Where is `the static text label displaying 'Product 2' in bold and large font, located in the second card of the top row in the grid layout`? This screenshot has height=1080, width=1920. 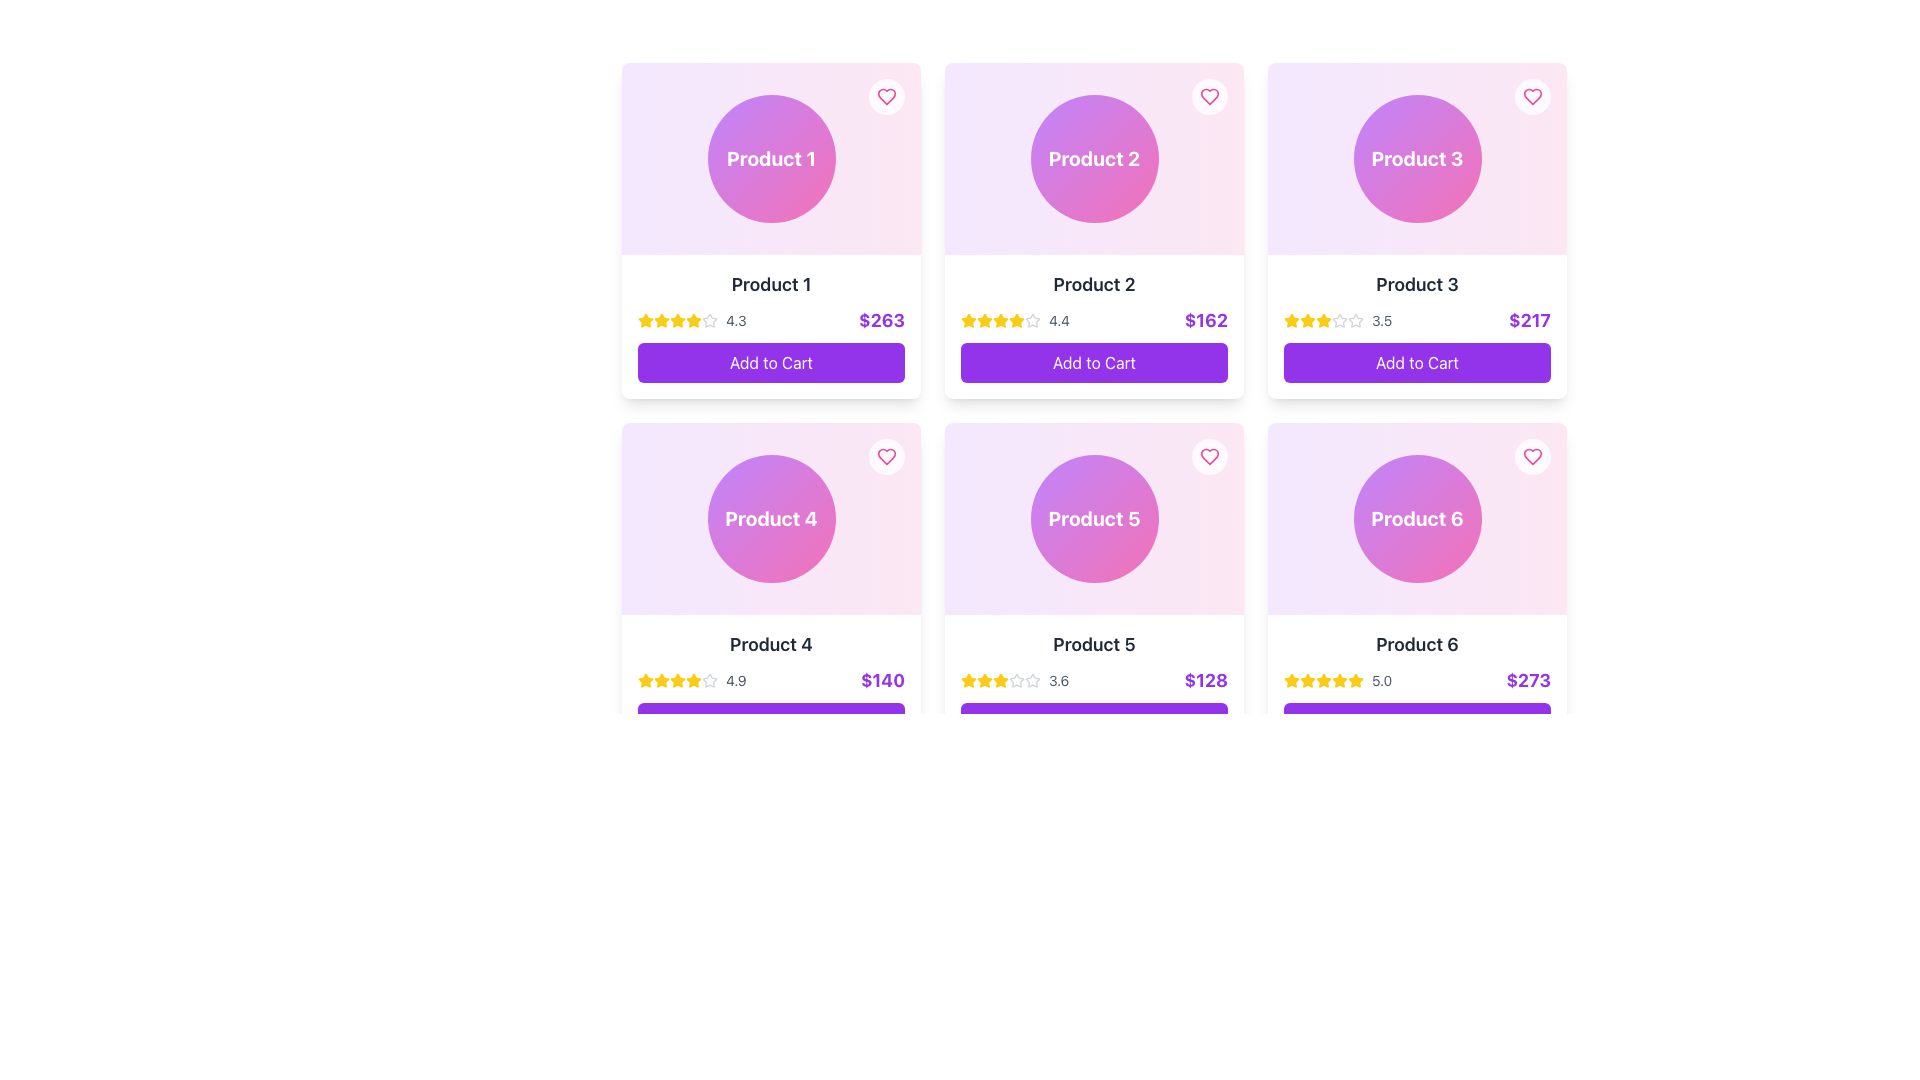 the static text label displaying 'Product 2' in bold and large font, located in the second card of the top row in the grid layout is located at coordinates (1093, 285).